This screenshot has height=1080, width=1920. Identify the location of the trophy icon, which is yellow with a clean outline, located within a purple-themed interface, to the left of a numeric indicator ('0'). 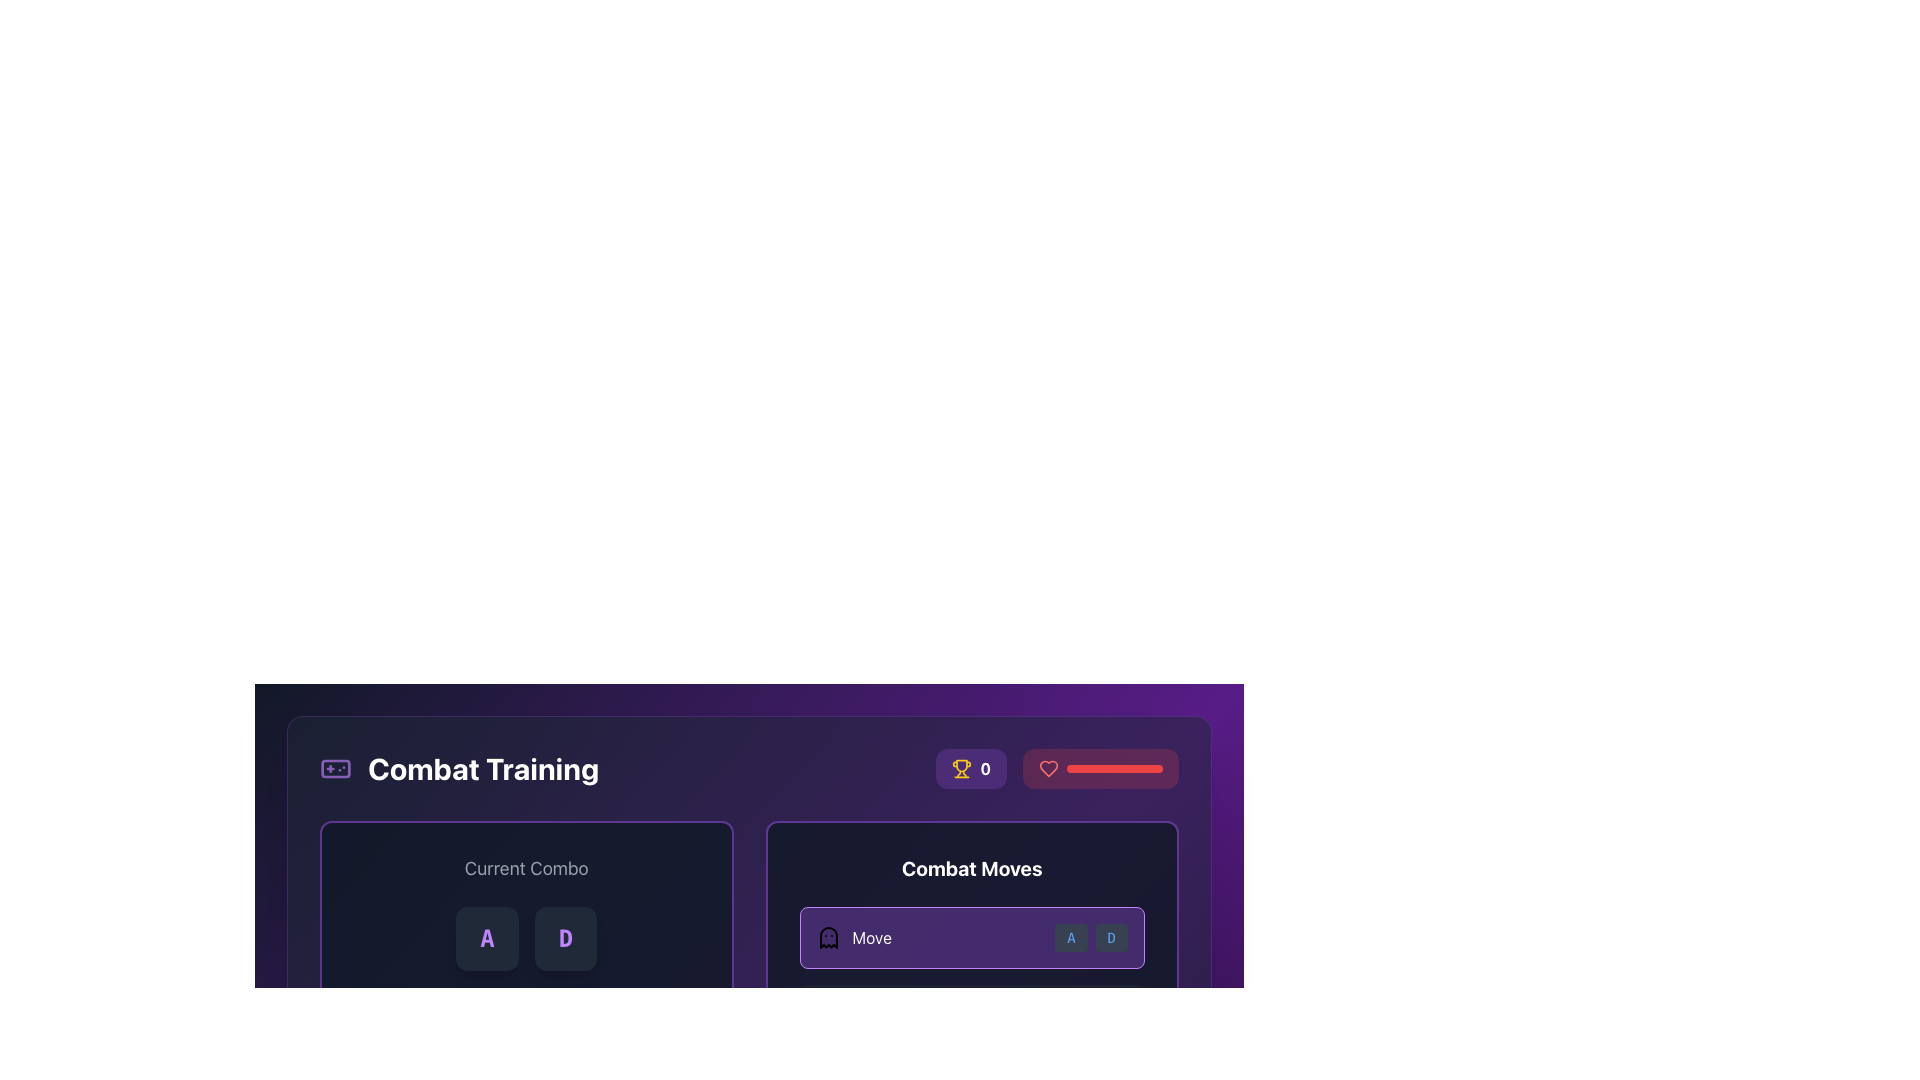
(962, 767).